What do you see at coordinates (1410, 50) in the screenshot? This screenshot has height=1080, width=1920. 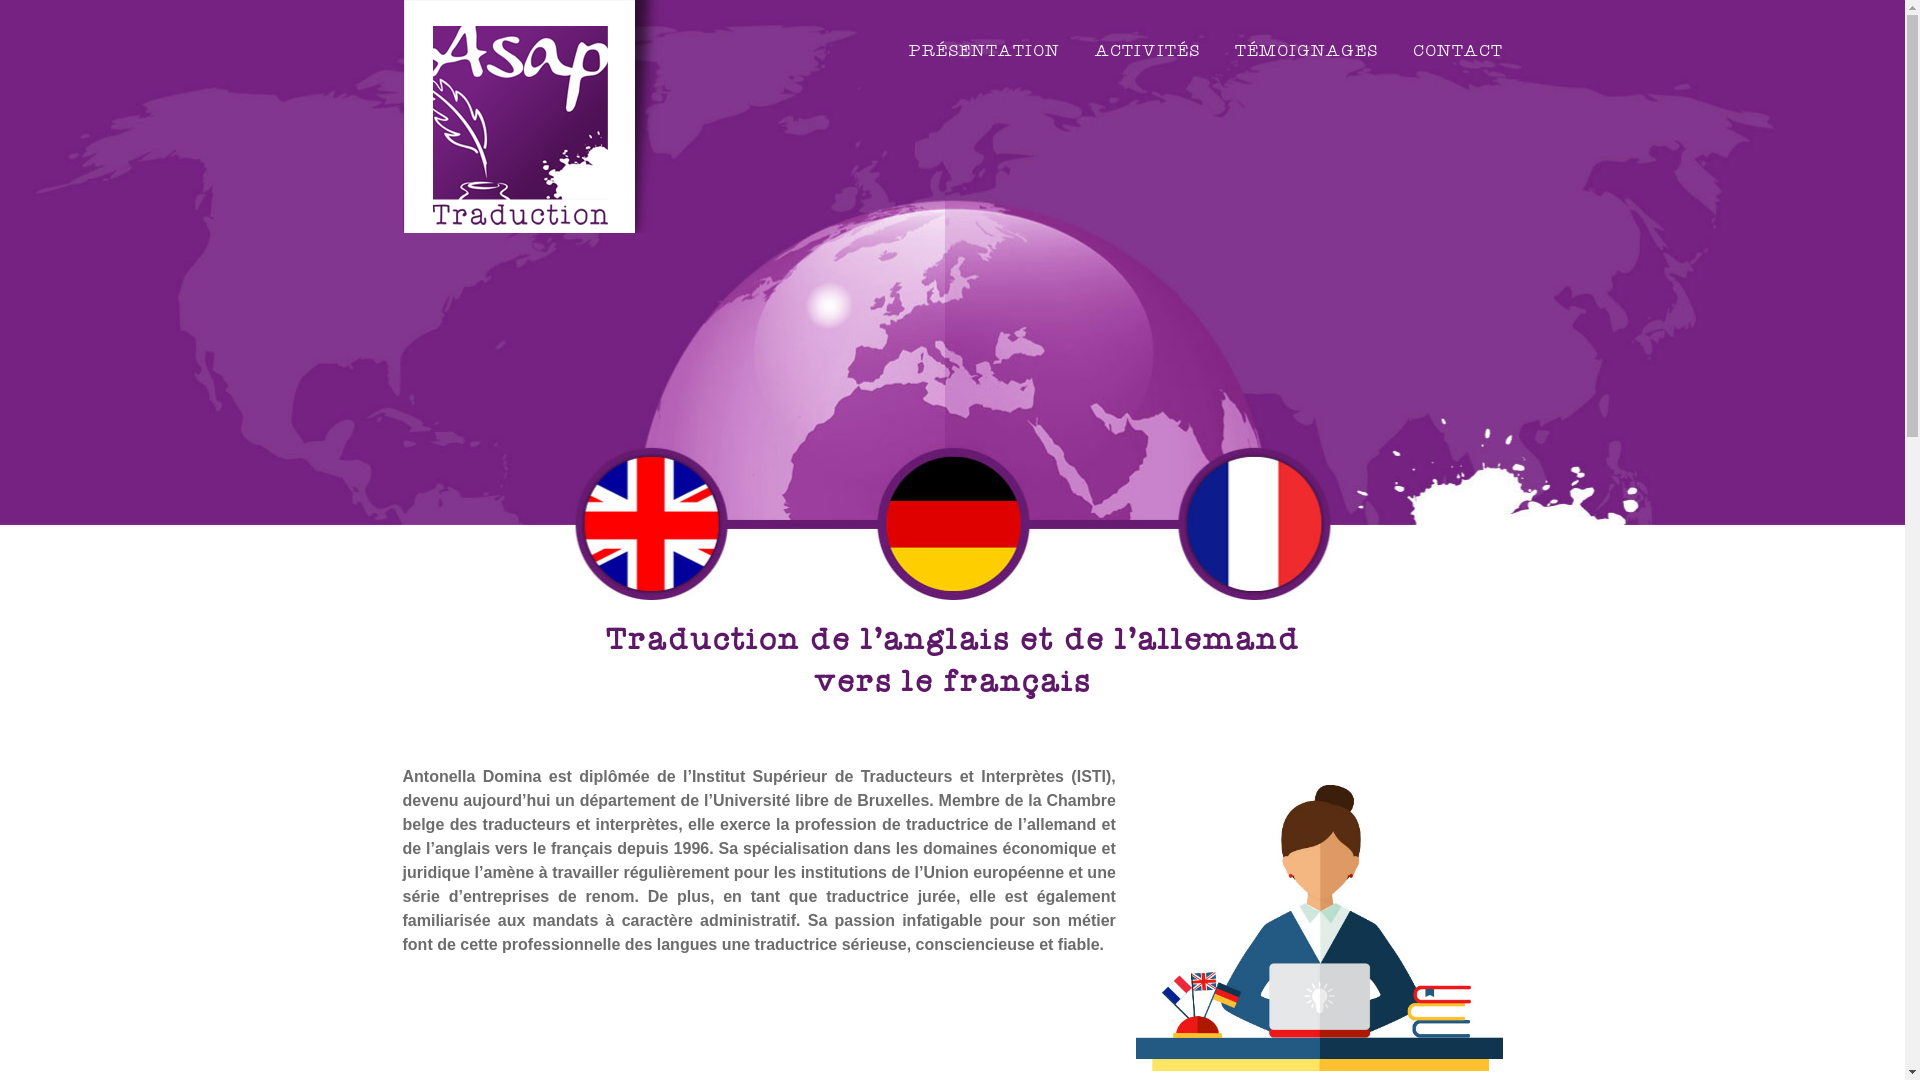 I see `'CONTACT'` at bounding box center [1410, 50].